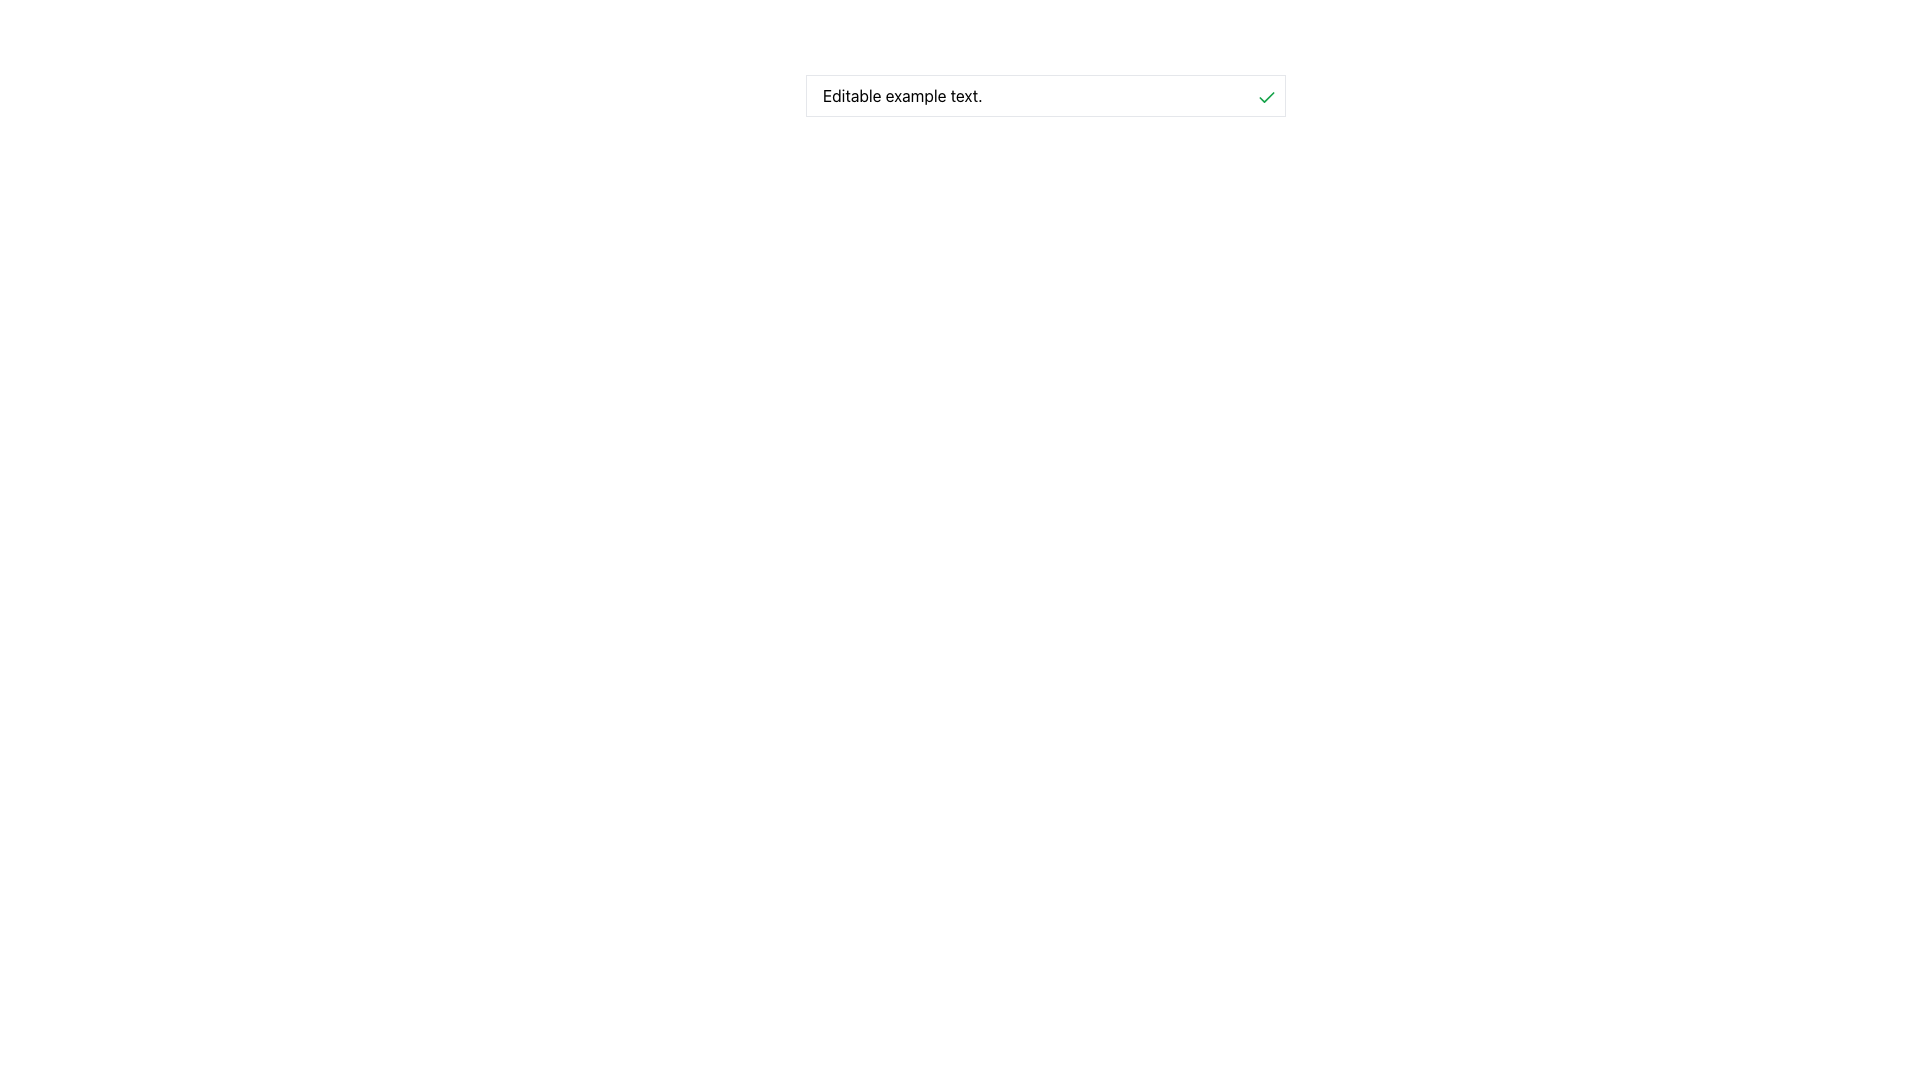 This screenshot has width=1920, height=1080. Describe the element at coordinates (1266, 96) in the screenshot. I see `the checkmark icon located to the right of the text box containing 'Editable example text' to confirm the correctness of the text` at that location.